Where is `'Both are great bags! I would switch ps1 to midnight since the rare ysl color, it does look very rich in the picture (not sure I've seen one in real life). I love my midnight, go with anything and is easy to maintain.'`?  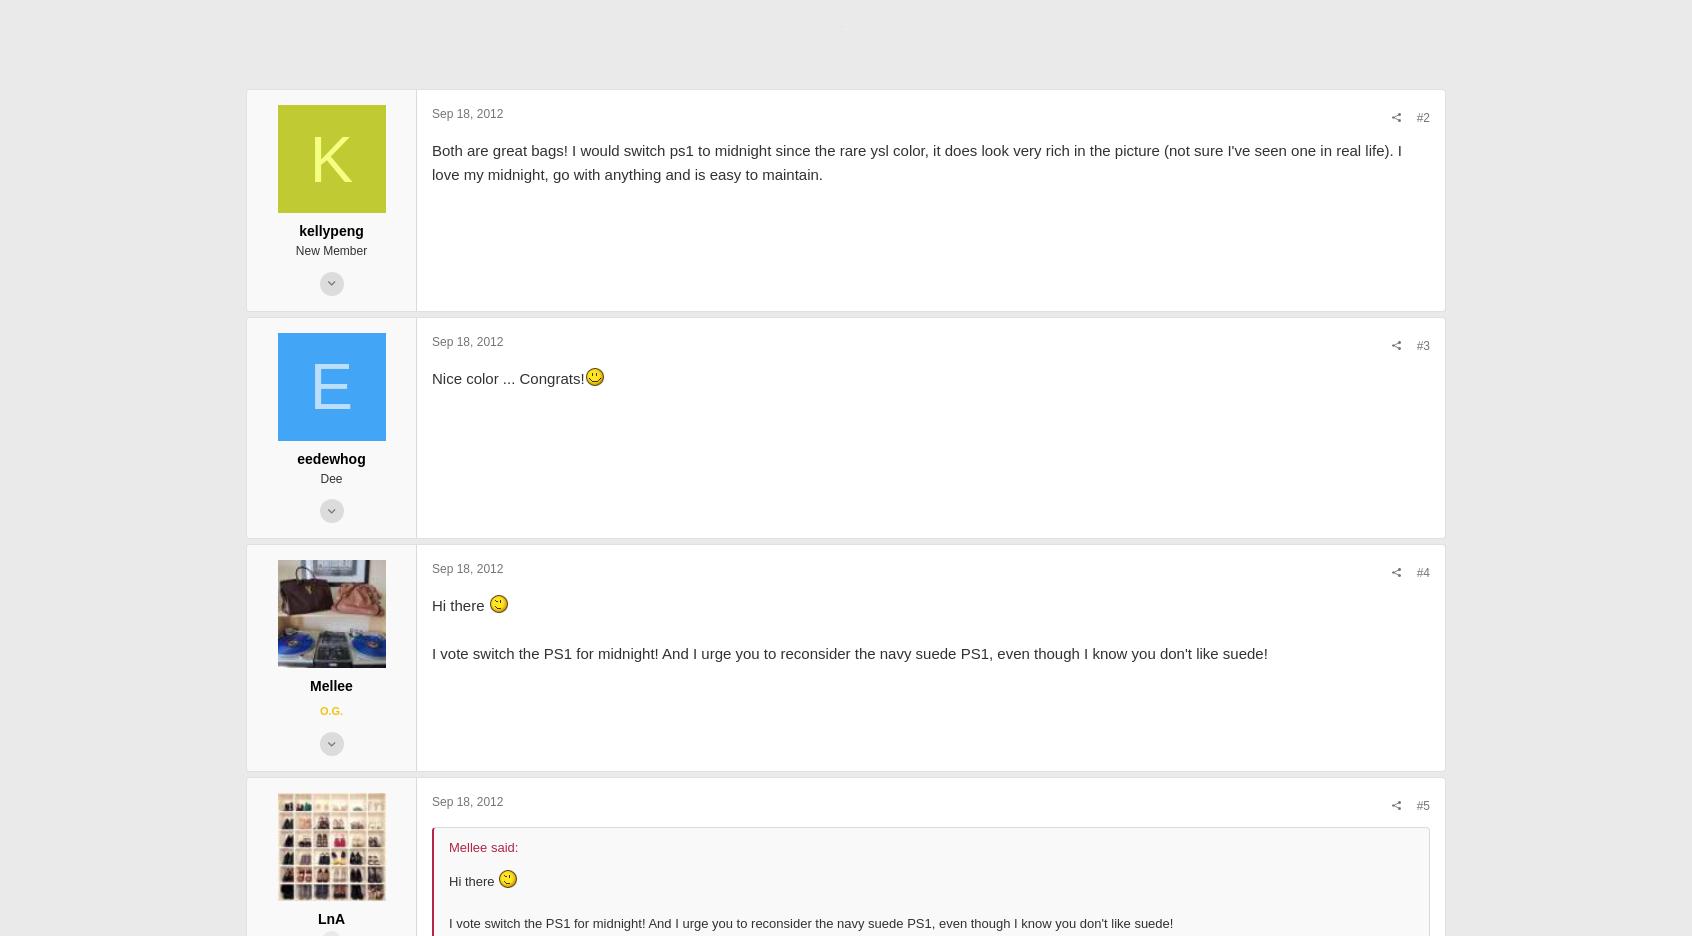 'Both are great bags! I would switch ps1 to midnight since the rare ysl color, it does look very rich in the picture (not sure I've seen one in real life). I love my midnight, go with anything and is easy to maintain.' is located at coordinates (772, 258).